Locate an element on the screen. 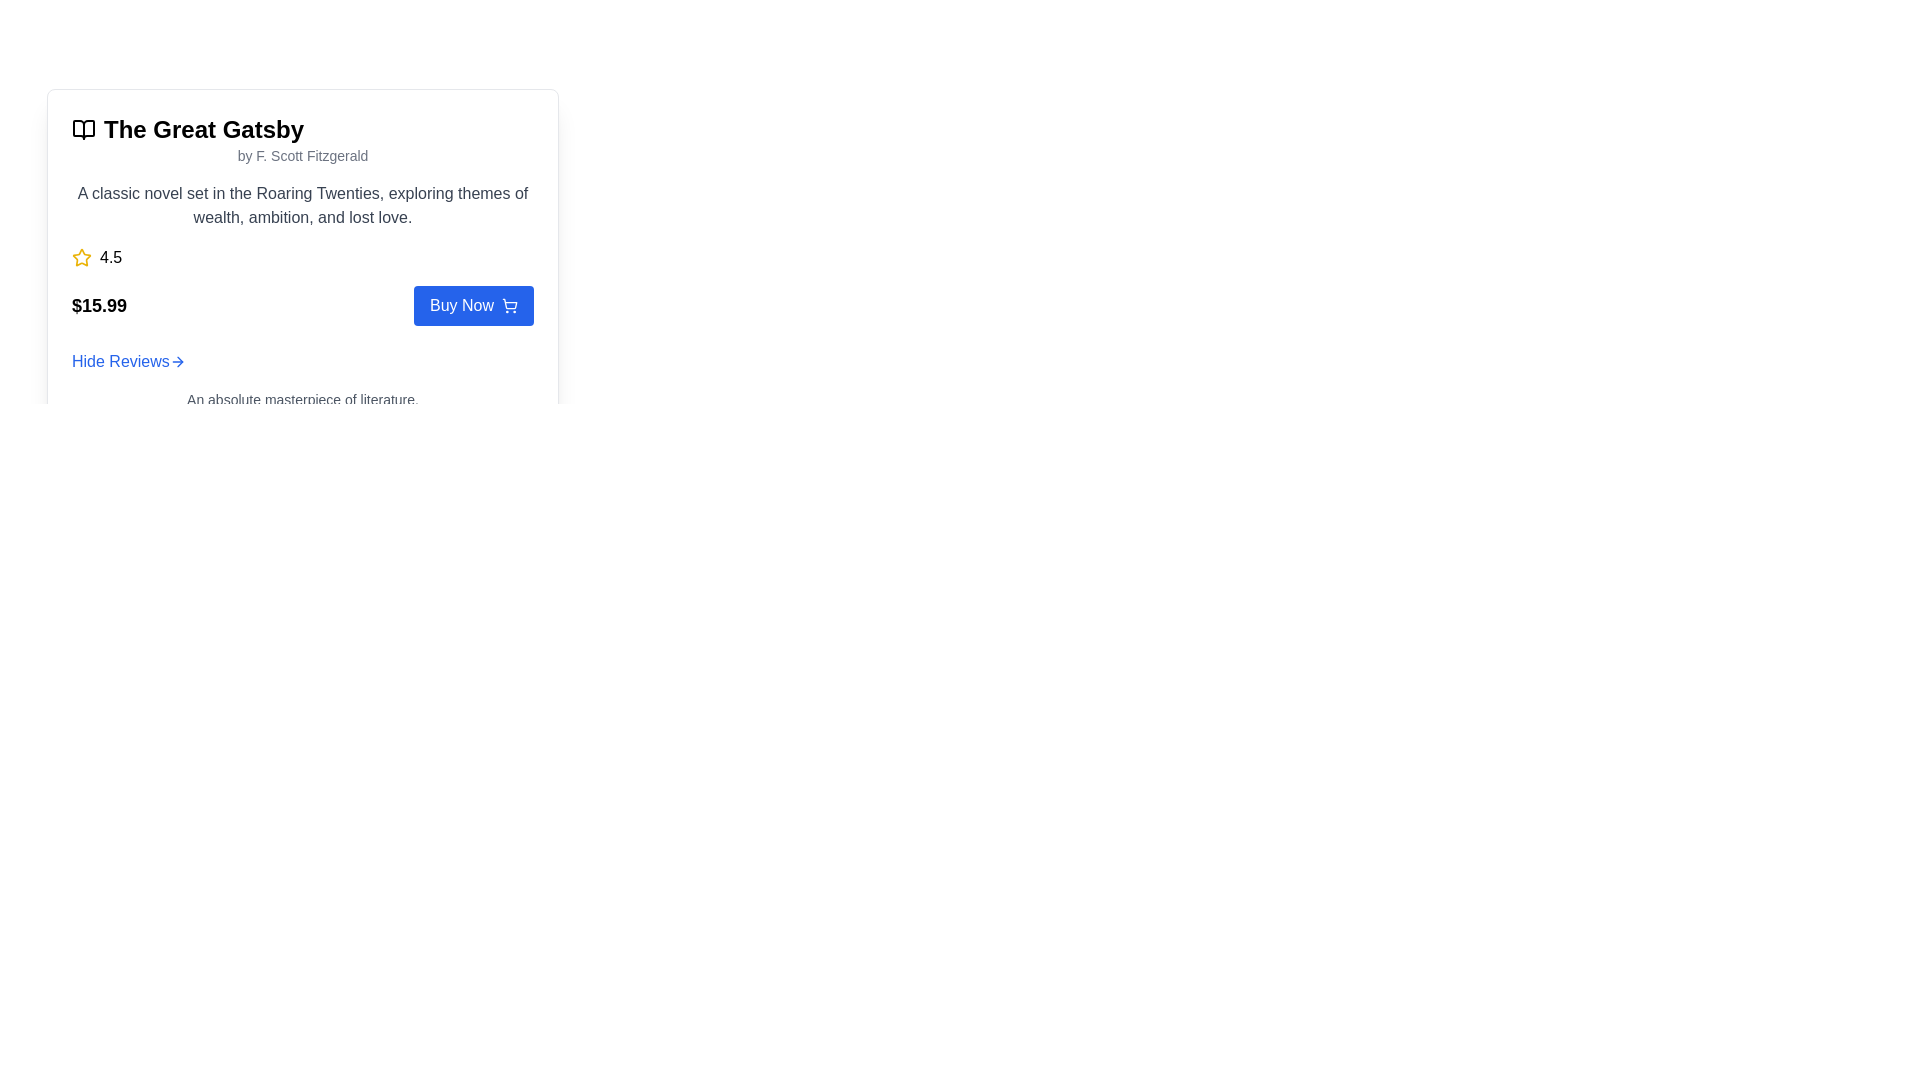  the star-shaped icon with yellow borders that represents the rating feature, located to the left of the numeric rating text ('4.5') is located at coordinates (80, 256).